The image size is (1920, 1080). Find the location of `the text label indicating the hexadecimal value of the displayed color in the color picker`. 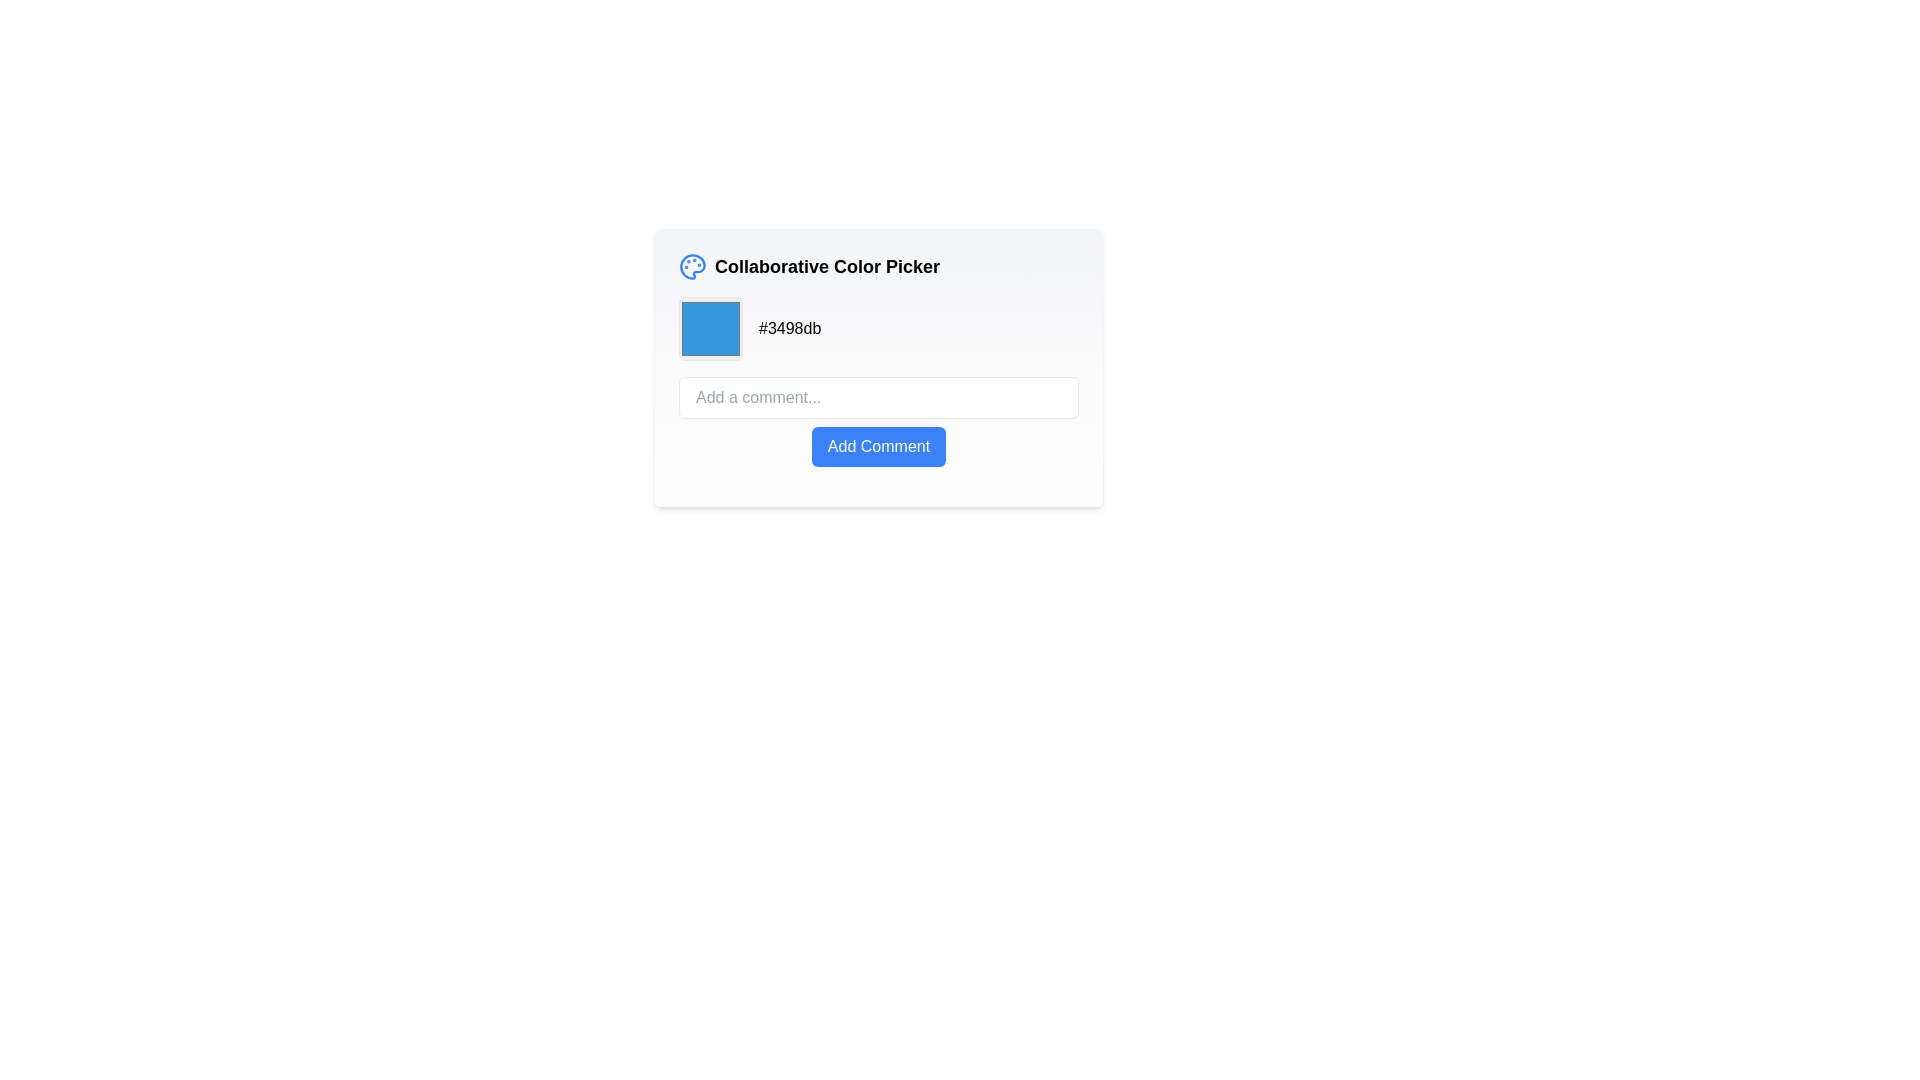

the text label indicating the hexadecimal value of the displayed color in the color picker is located at coordinates (789, 327).